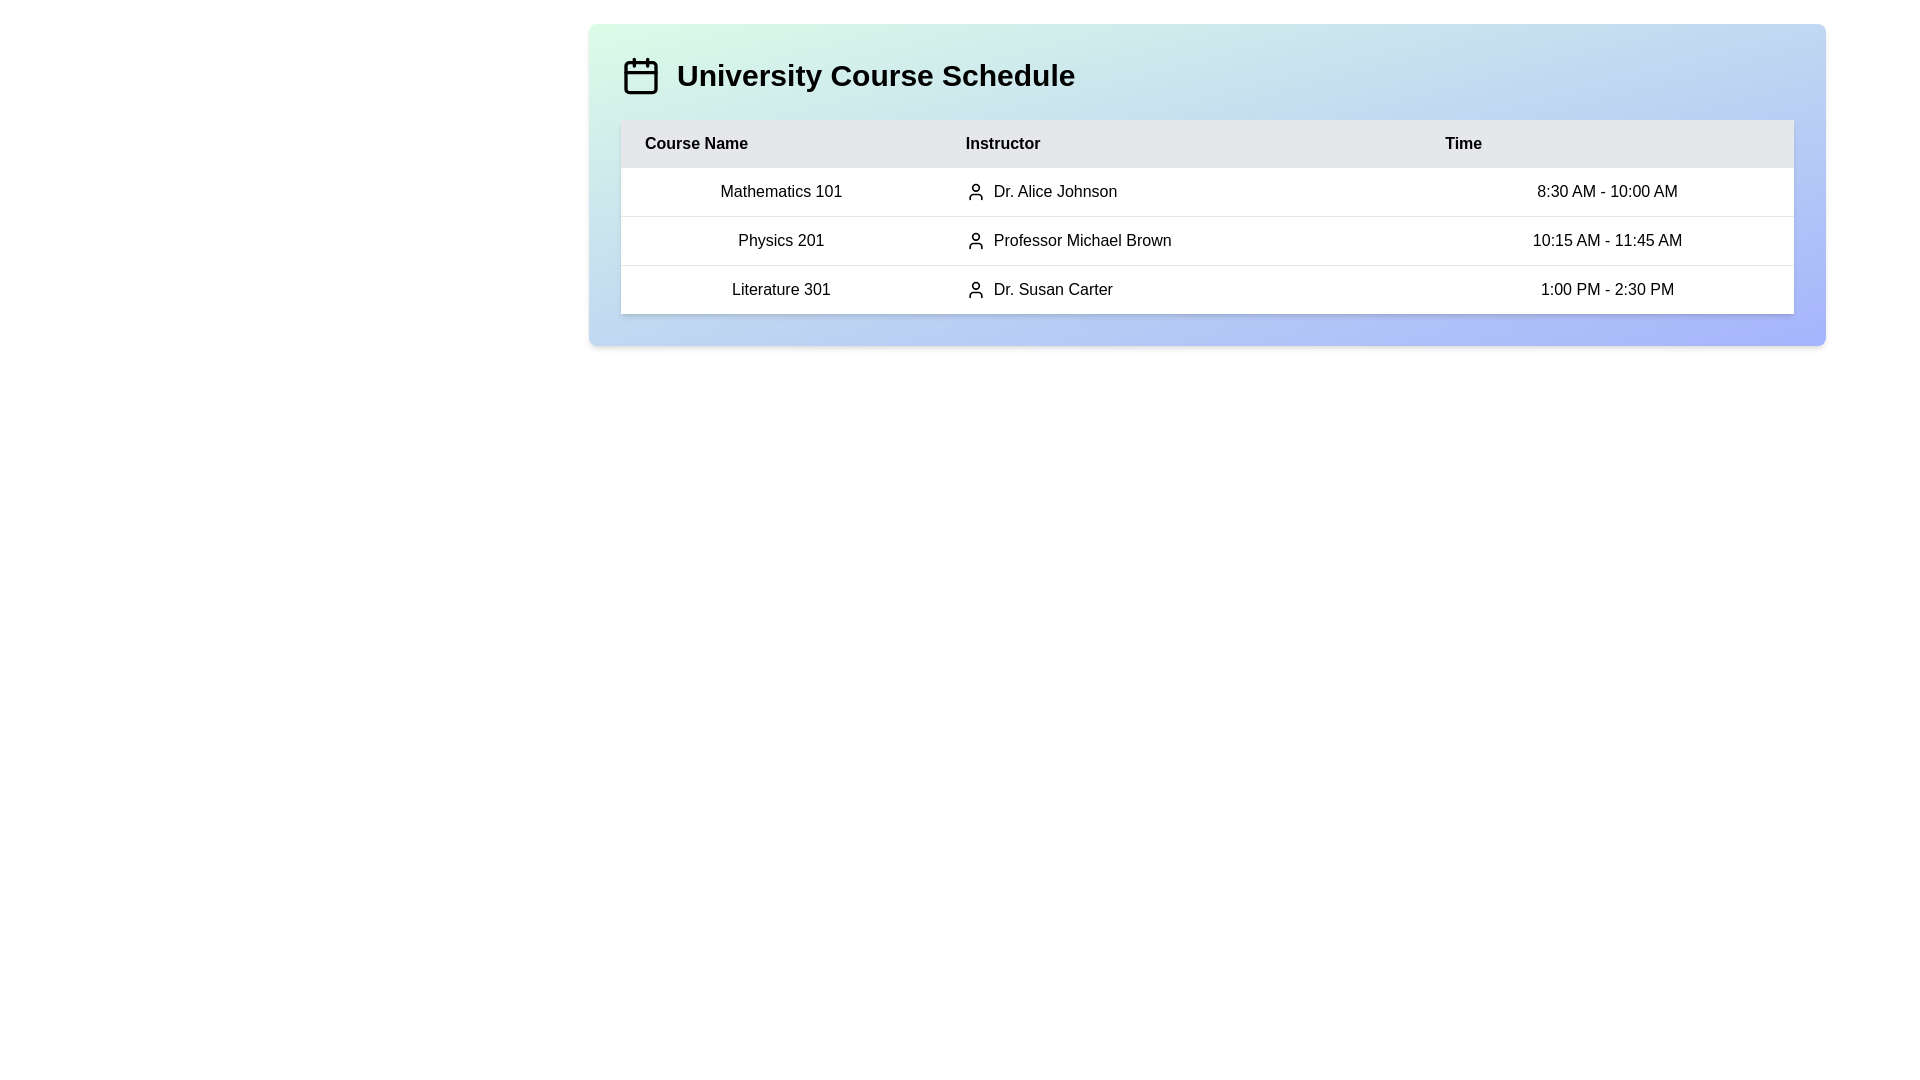  I want to click on the text label displaying 'Mathematics 101' in the 'Course Name' column of the 'University Course Schedule' table, so click(780, 192).